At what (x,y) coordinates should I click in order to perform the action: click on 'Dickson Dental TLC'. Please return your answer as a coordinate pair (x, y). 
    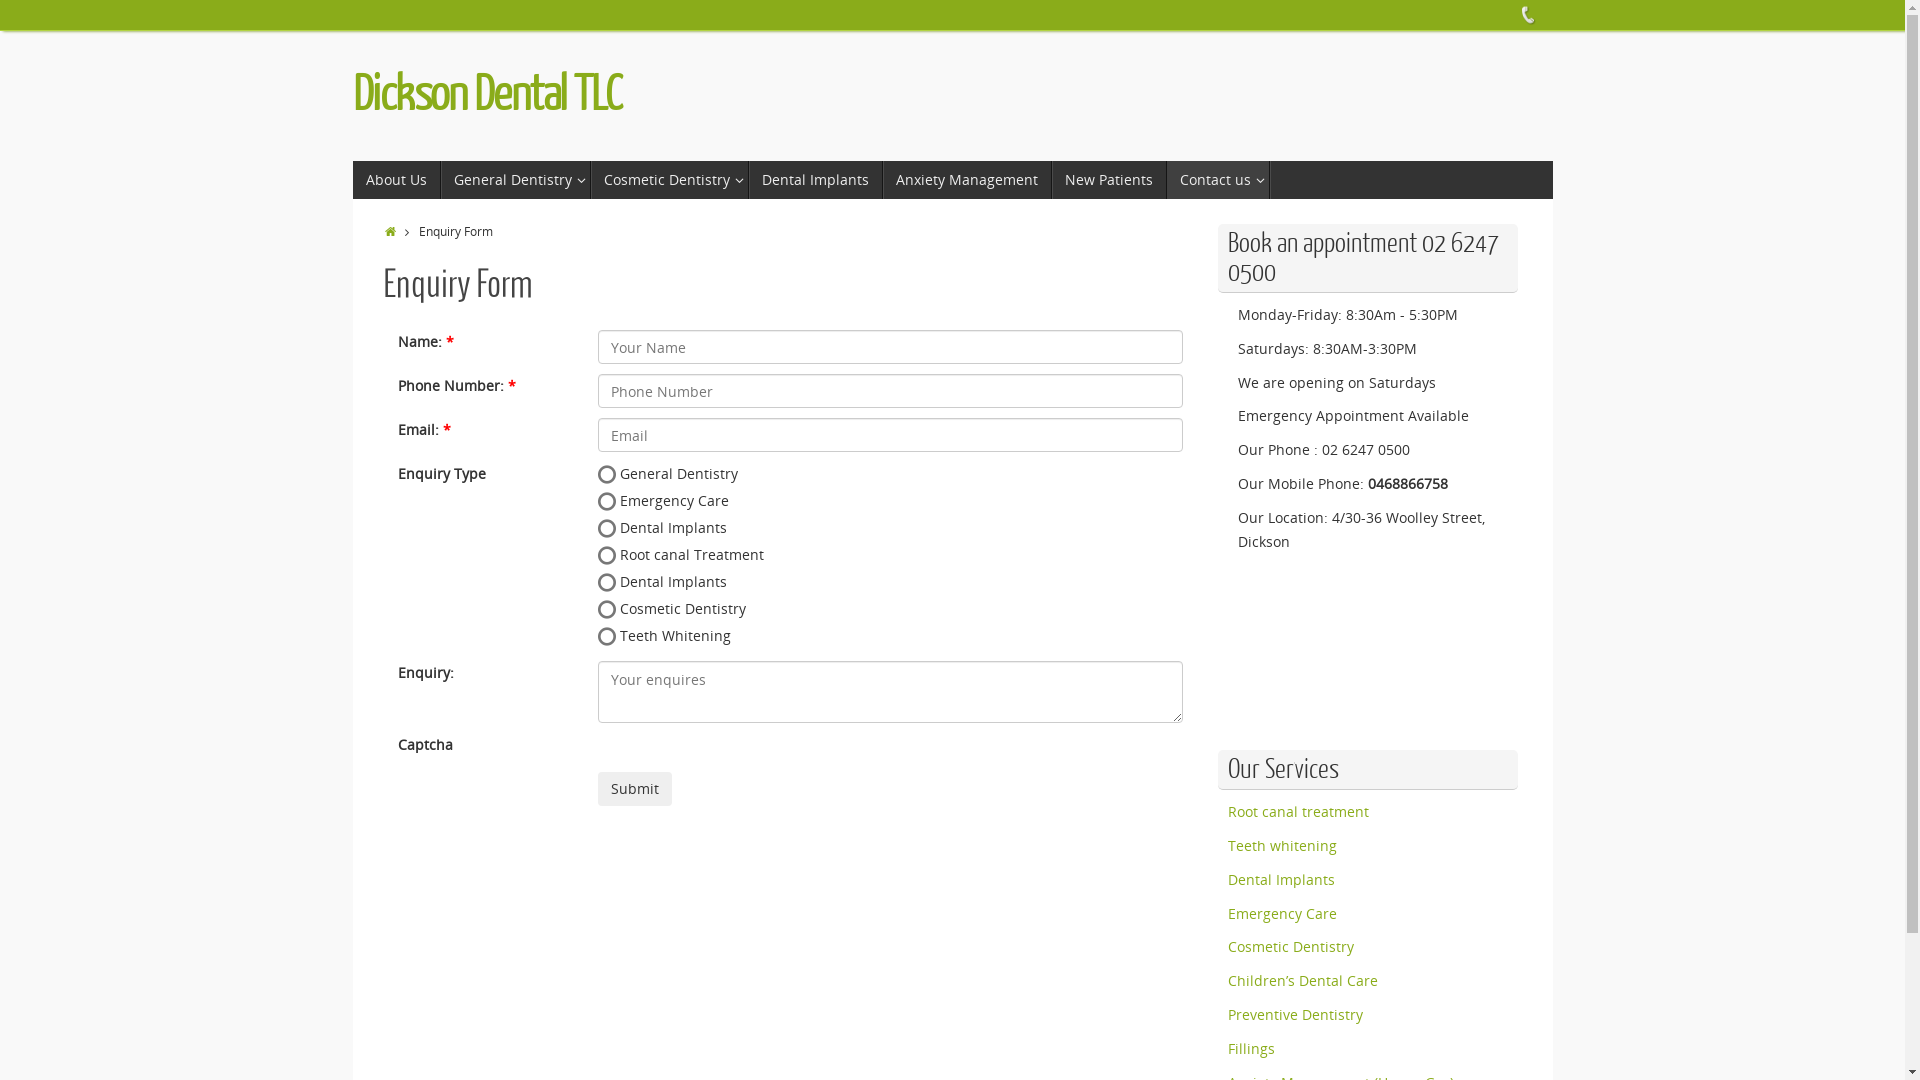
    Looking at the image, I should click on (486, 95).